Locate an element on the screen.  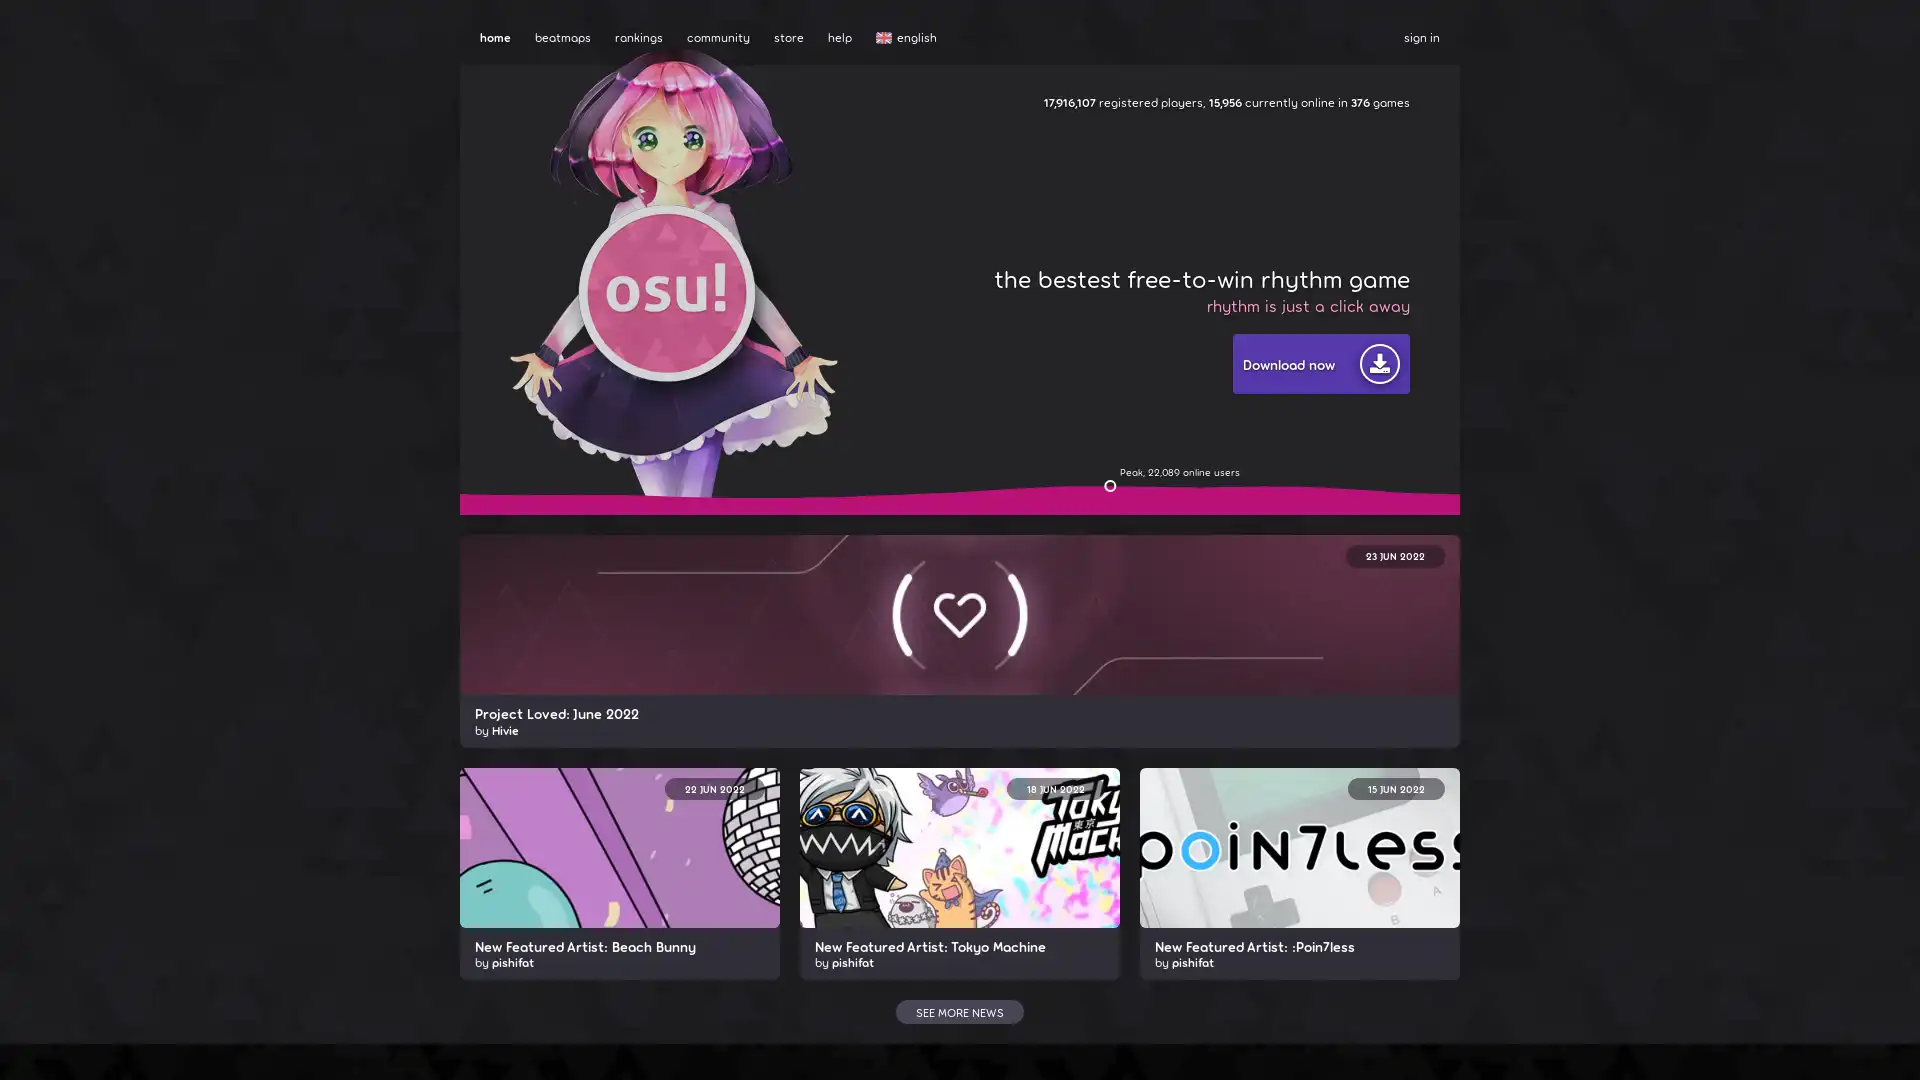
dansk is located at coordinates (935, 197).